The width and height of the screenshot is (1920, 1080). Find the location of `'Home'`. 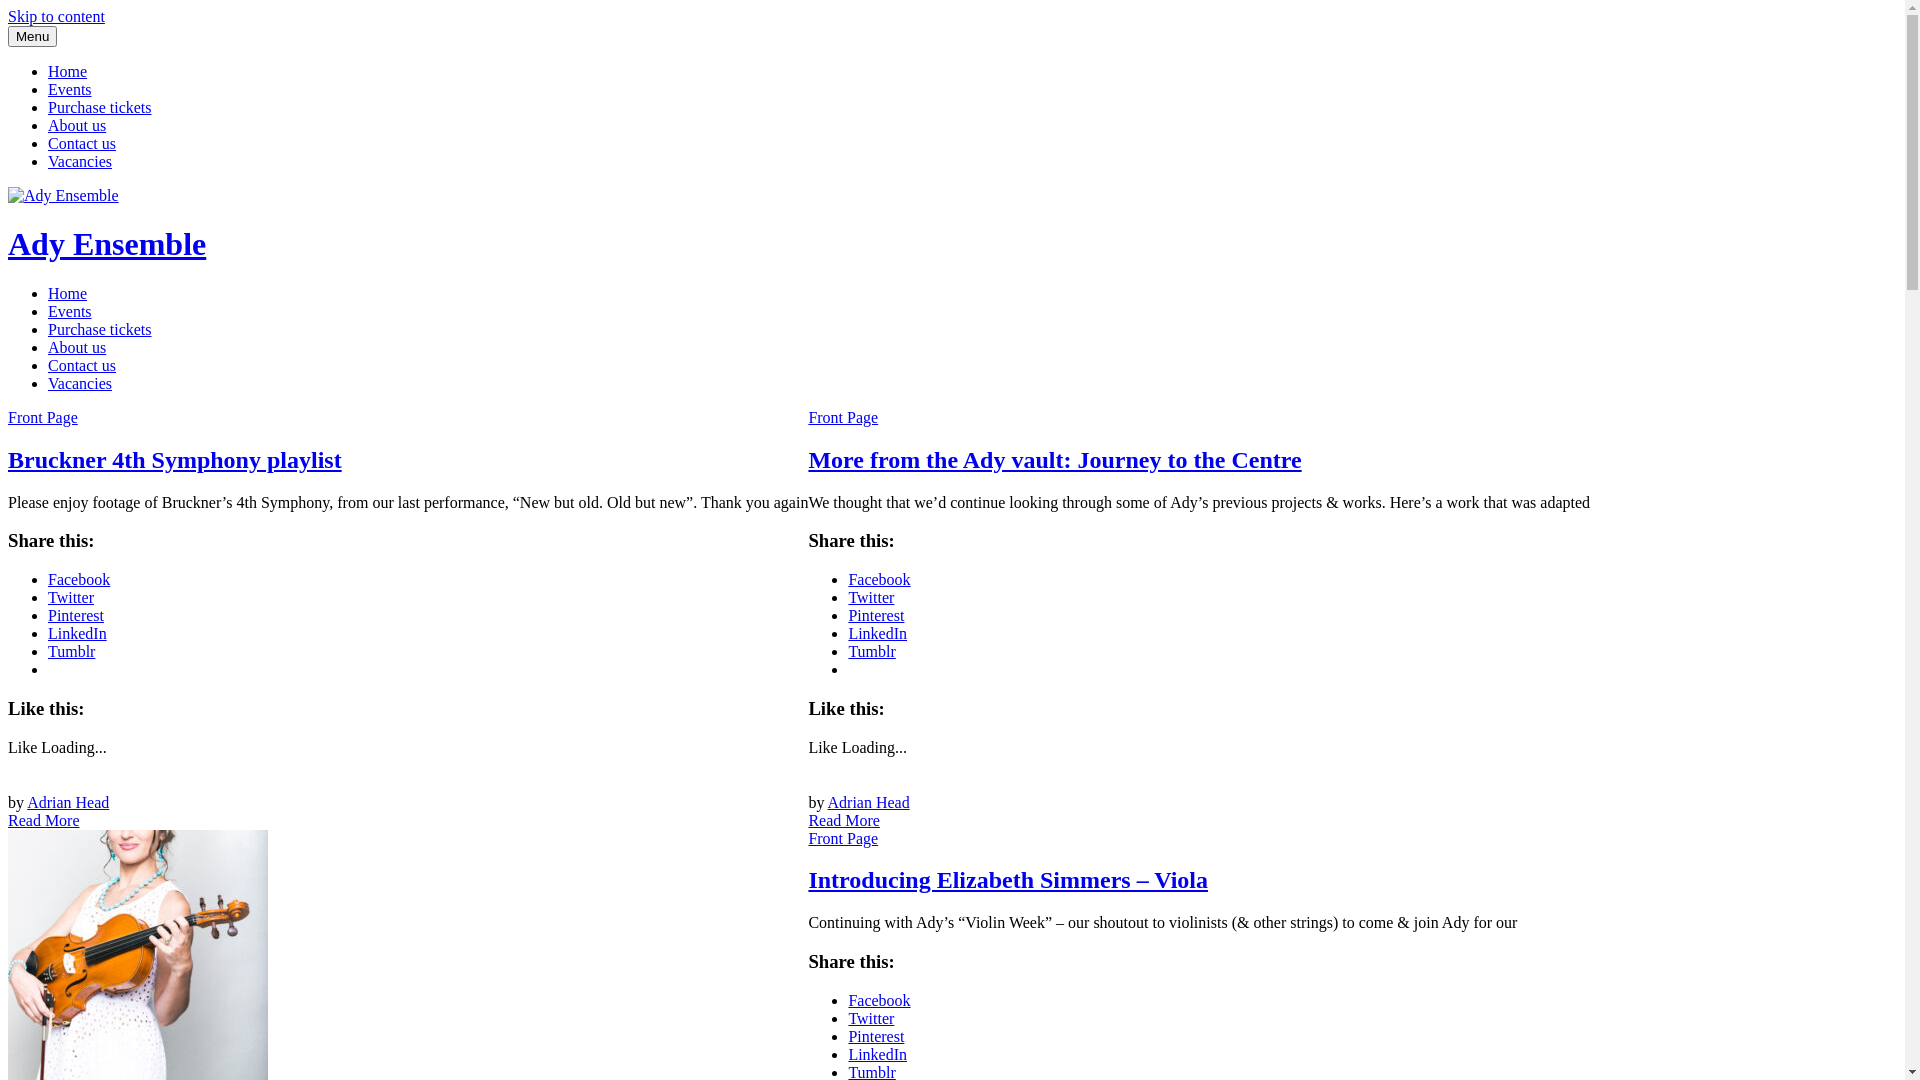

'Home' is located at coordinates (67, 70).